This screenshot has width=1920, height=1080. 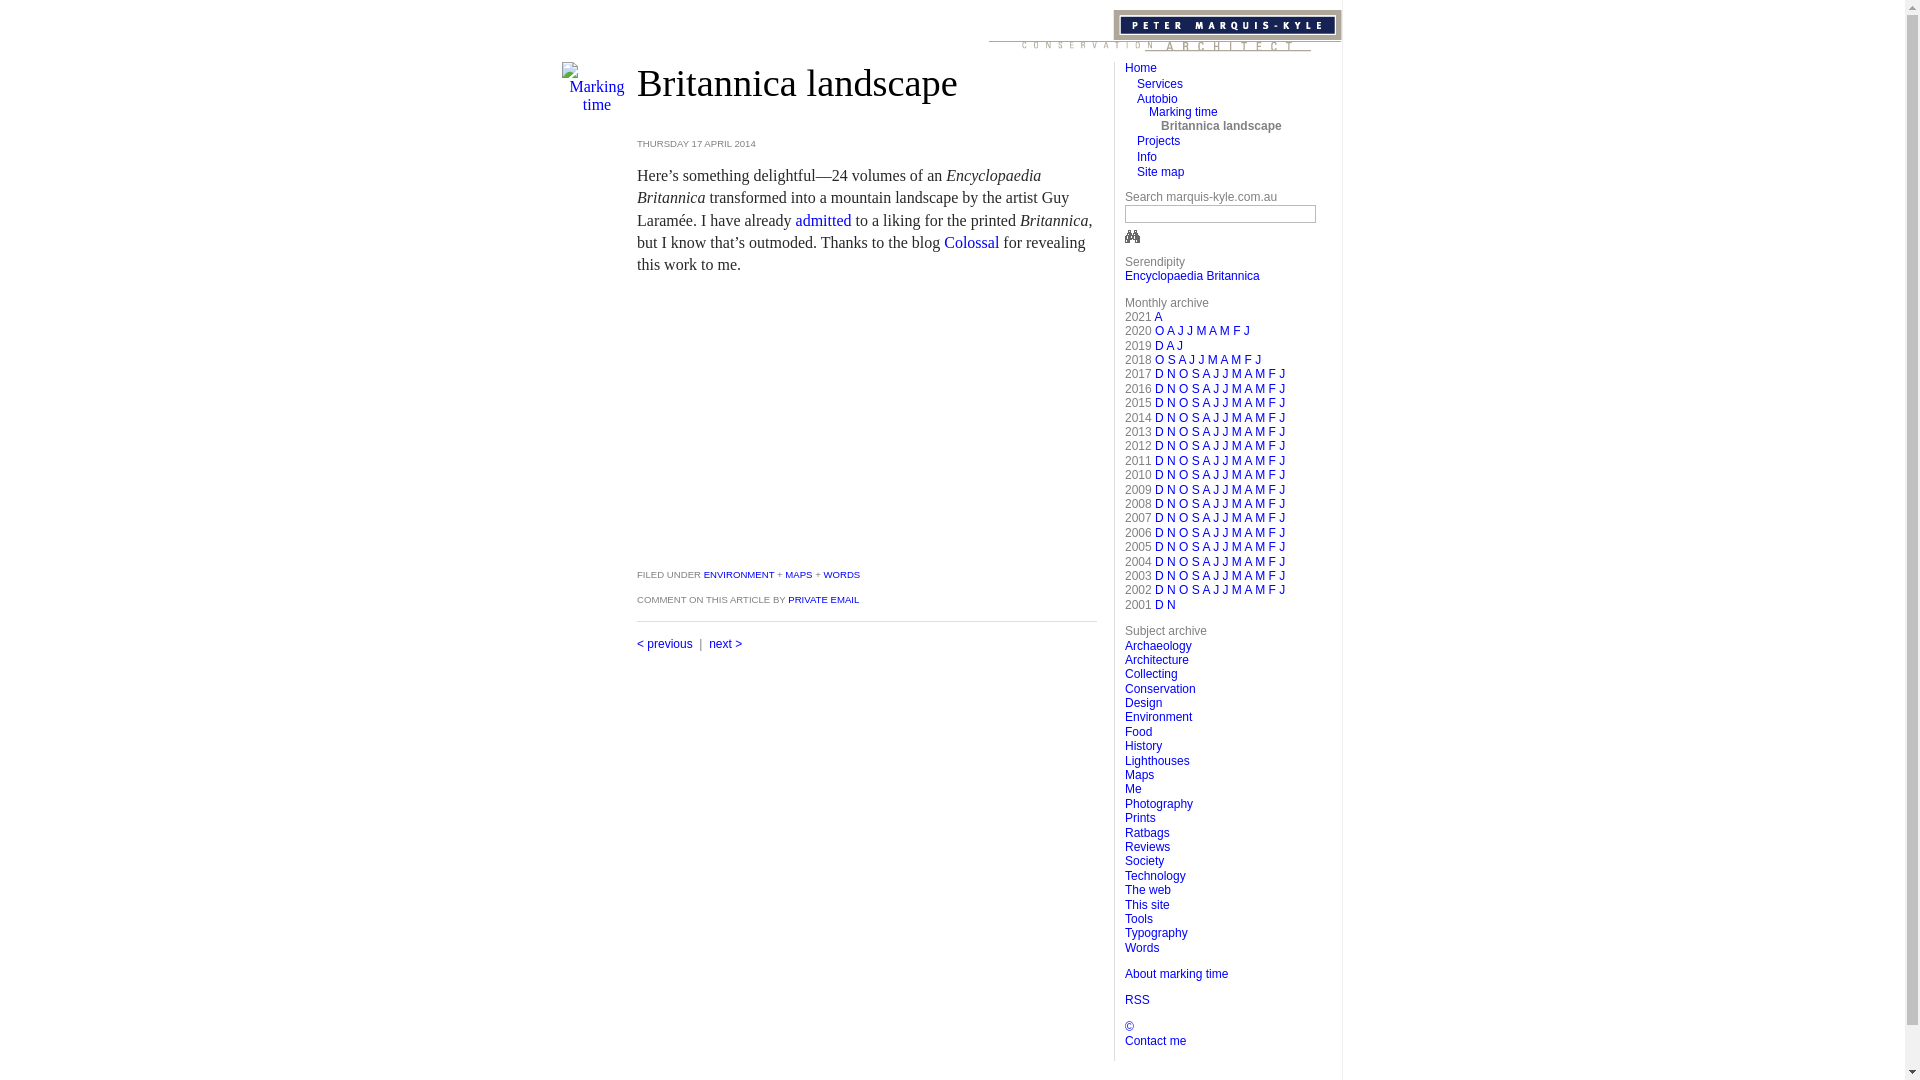 What do you see at coordinates (1124, 732) in the screenshot?
I see `'Food'` at bounding box center [1124, 732].